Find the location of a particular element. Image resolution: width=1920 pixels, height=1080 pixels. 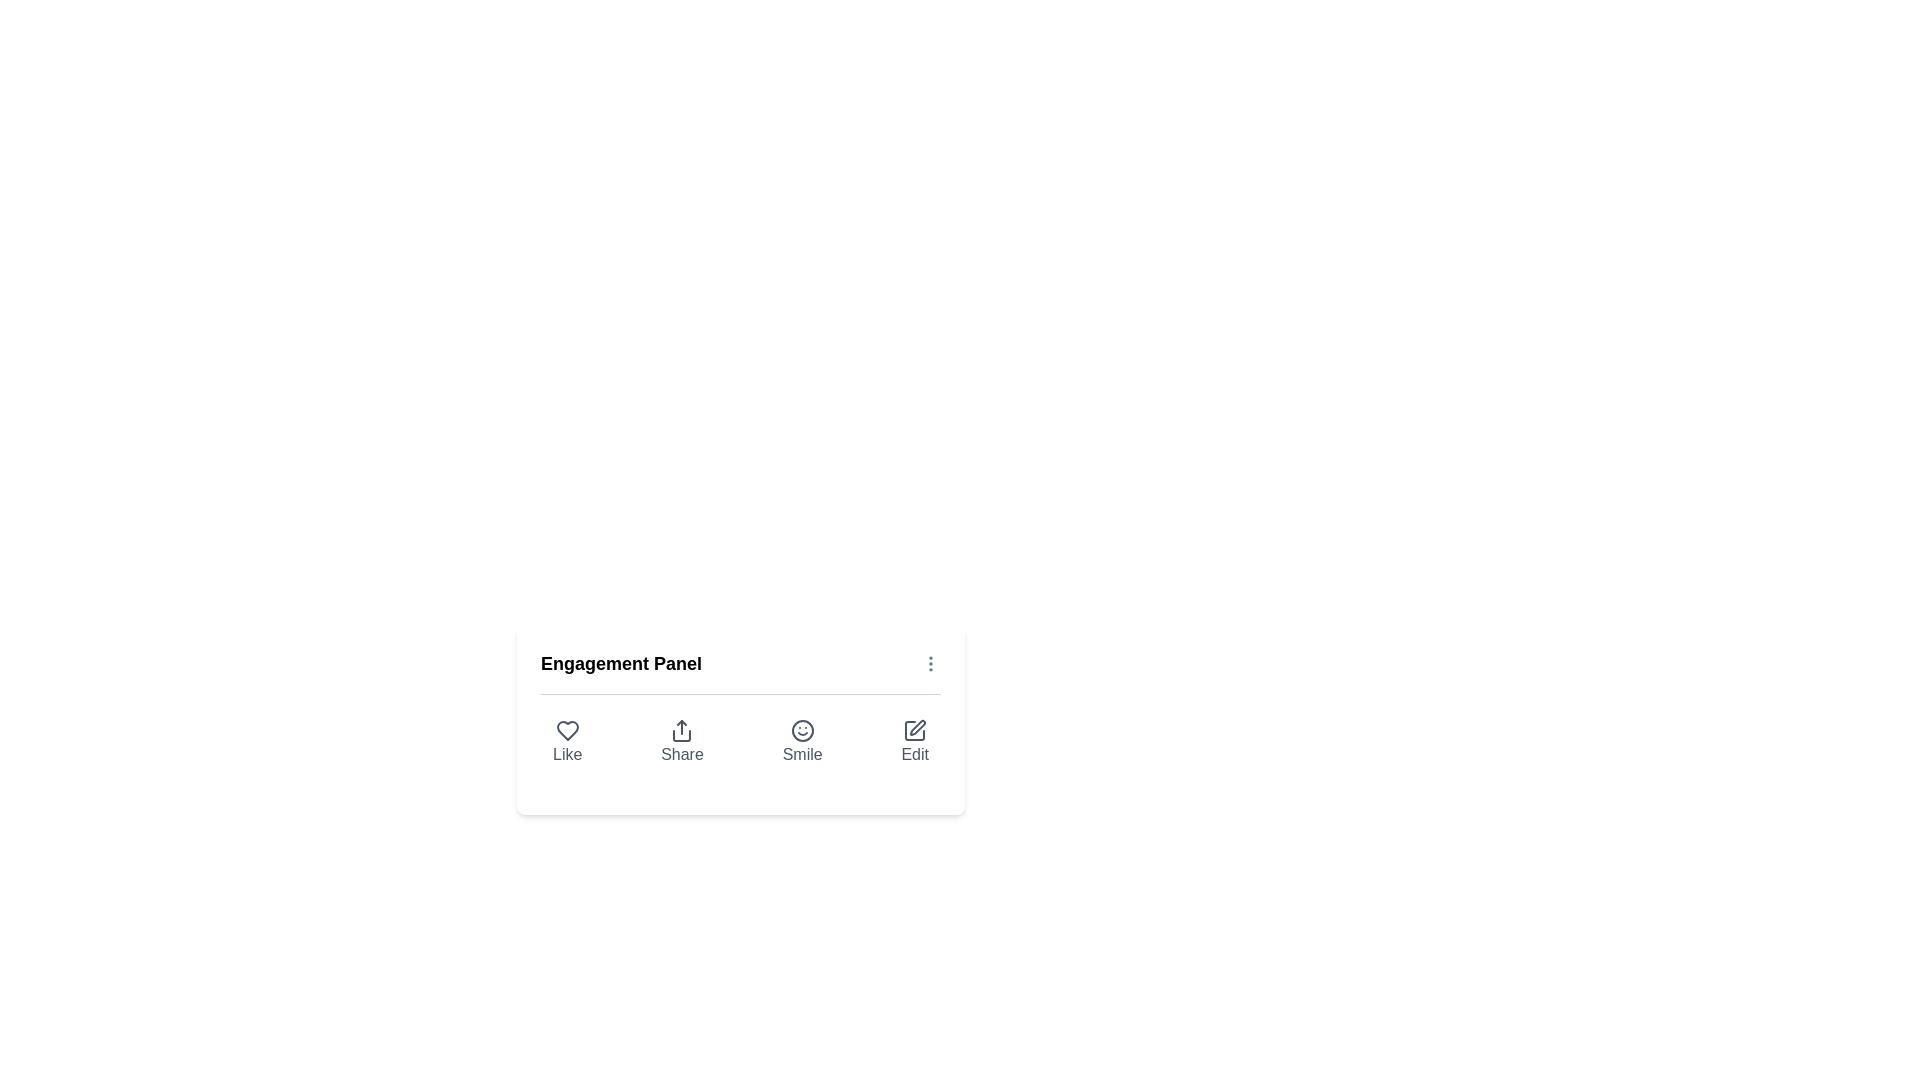

the square icon with a pen inside, located in the upper portion of the 'Edit' button, to invoke the edit action is located at coordinates (914, 731).